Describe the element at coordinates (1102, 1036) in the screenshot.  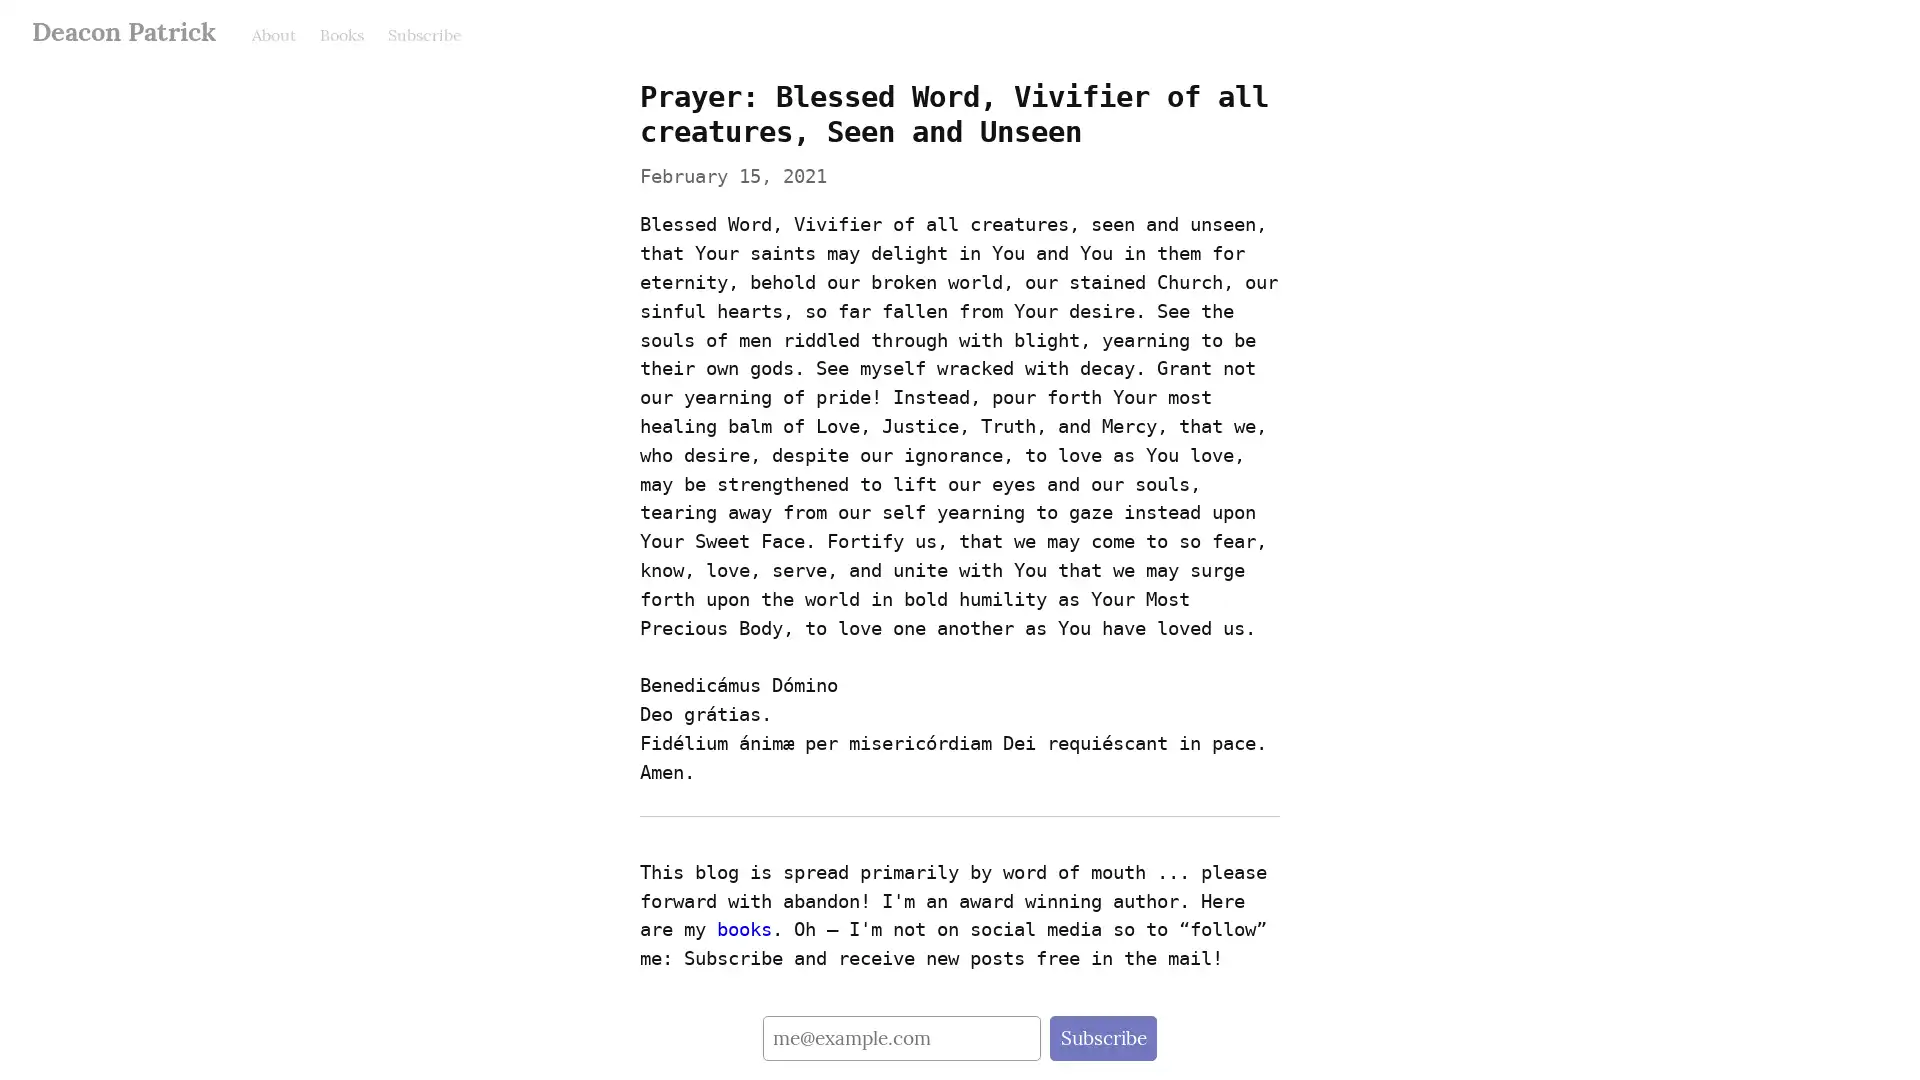
I see `Subscribe` at that location.